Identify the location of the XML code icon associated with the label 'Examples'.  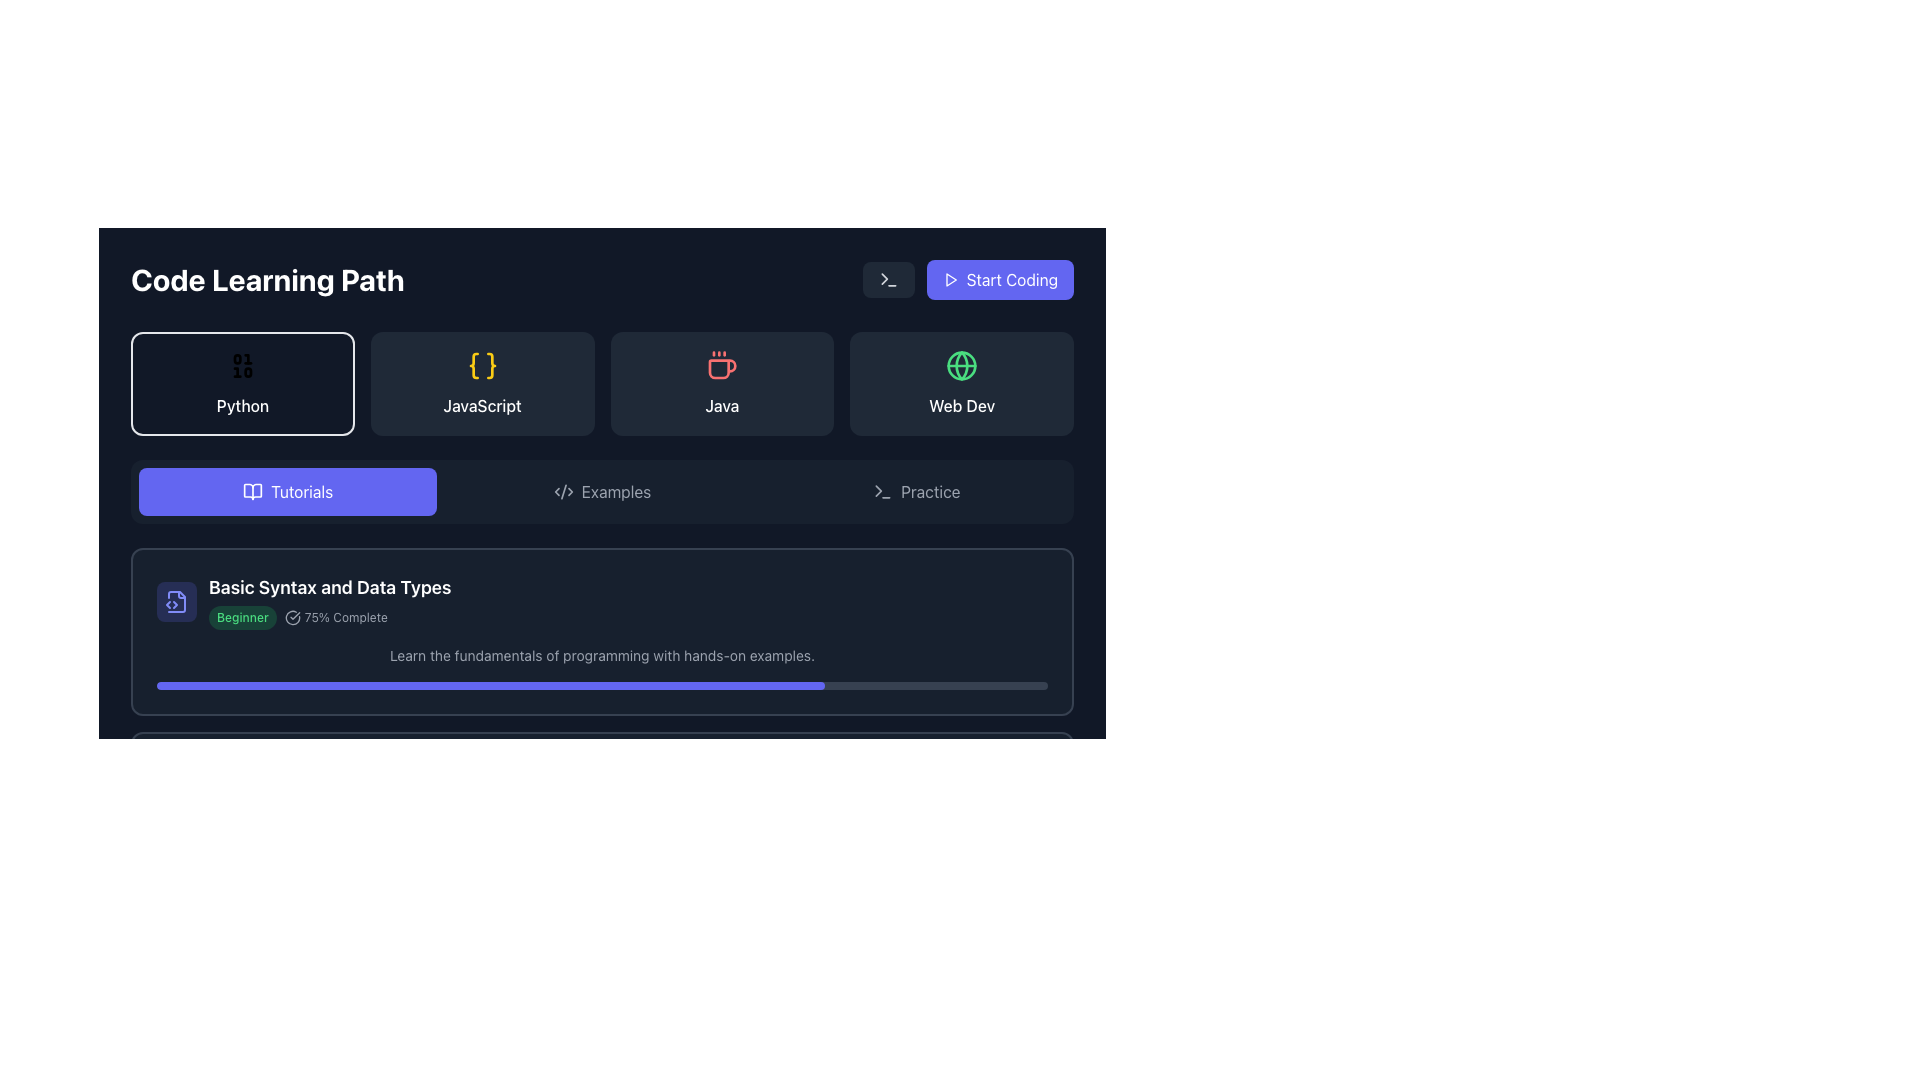
(562, 492).